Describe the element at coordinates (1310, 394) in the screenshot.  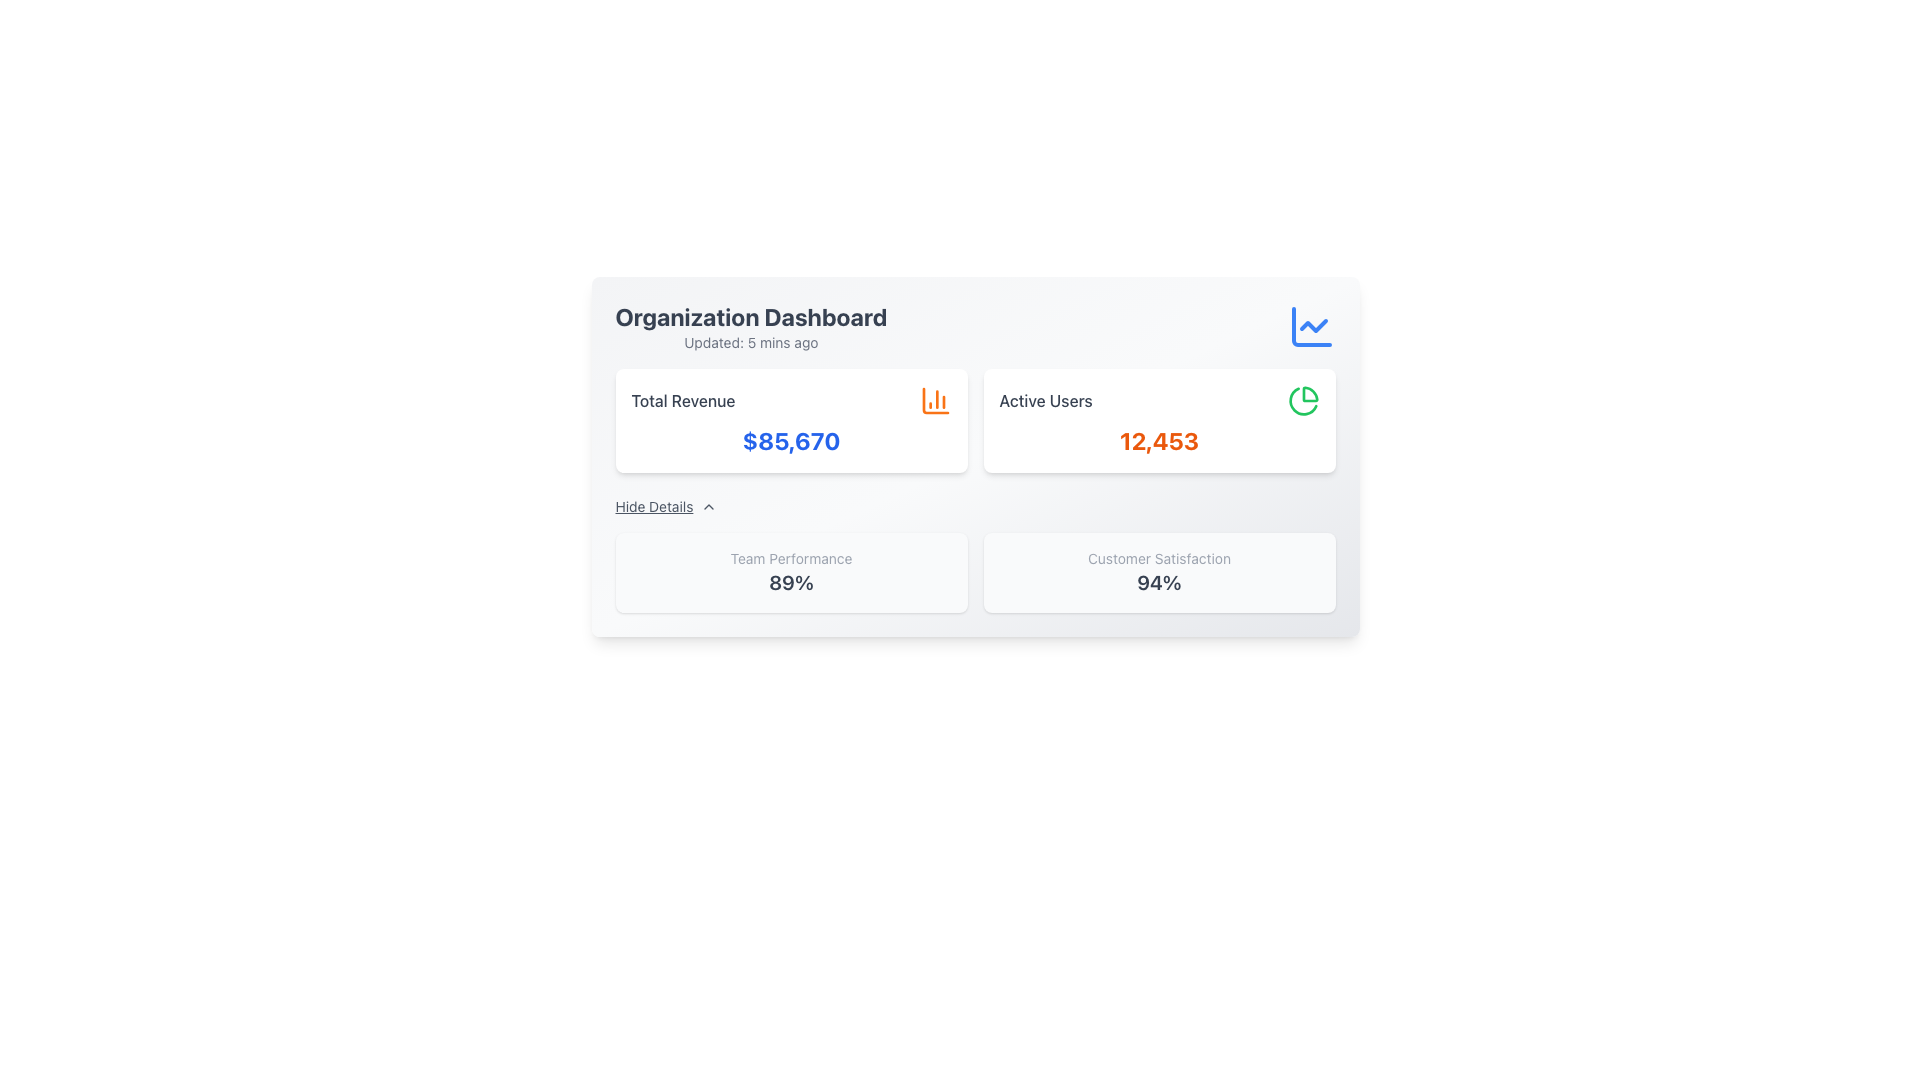
I see `the pie chart graphic in the top-right card of the dashboard, which represents an analytical metric` at that location.